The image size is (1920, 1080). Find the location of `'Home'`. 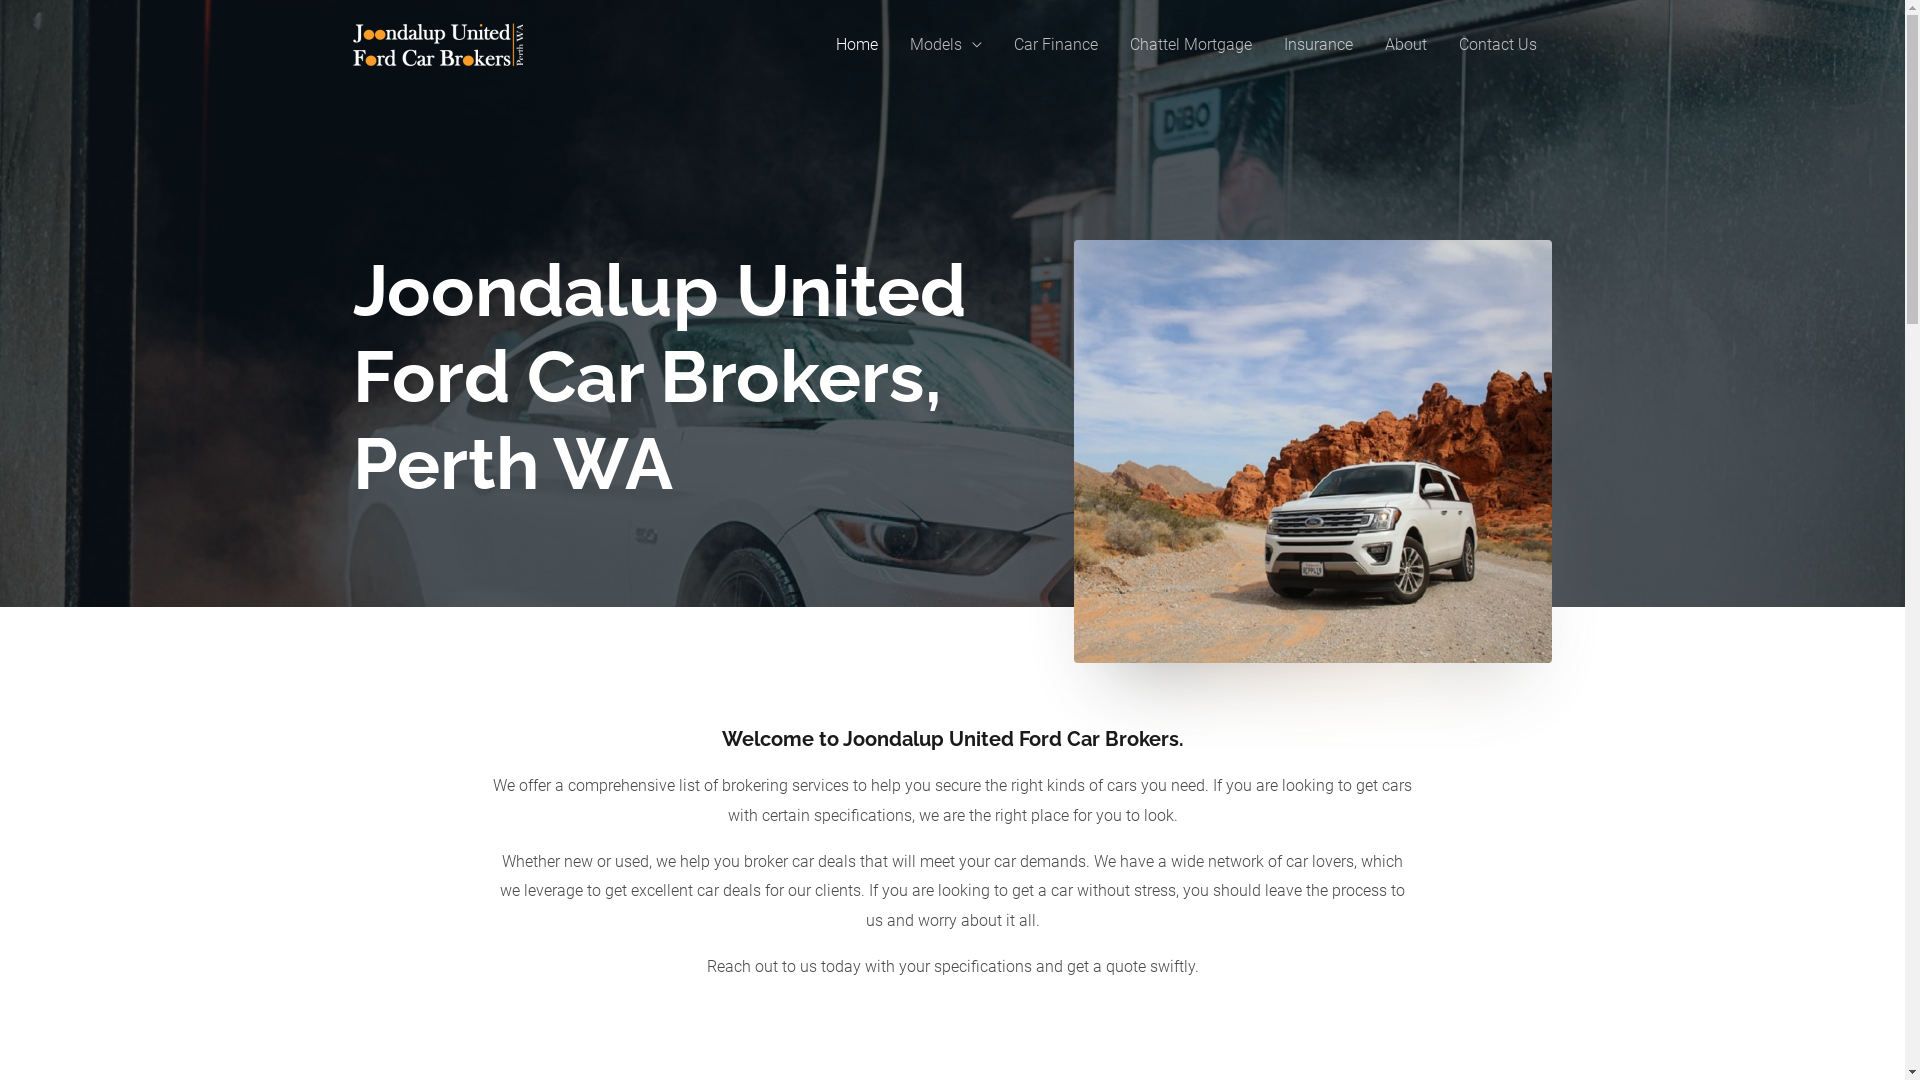

'Home' is located at coordinates (857, 45).